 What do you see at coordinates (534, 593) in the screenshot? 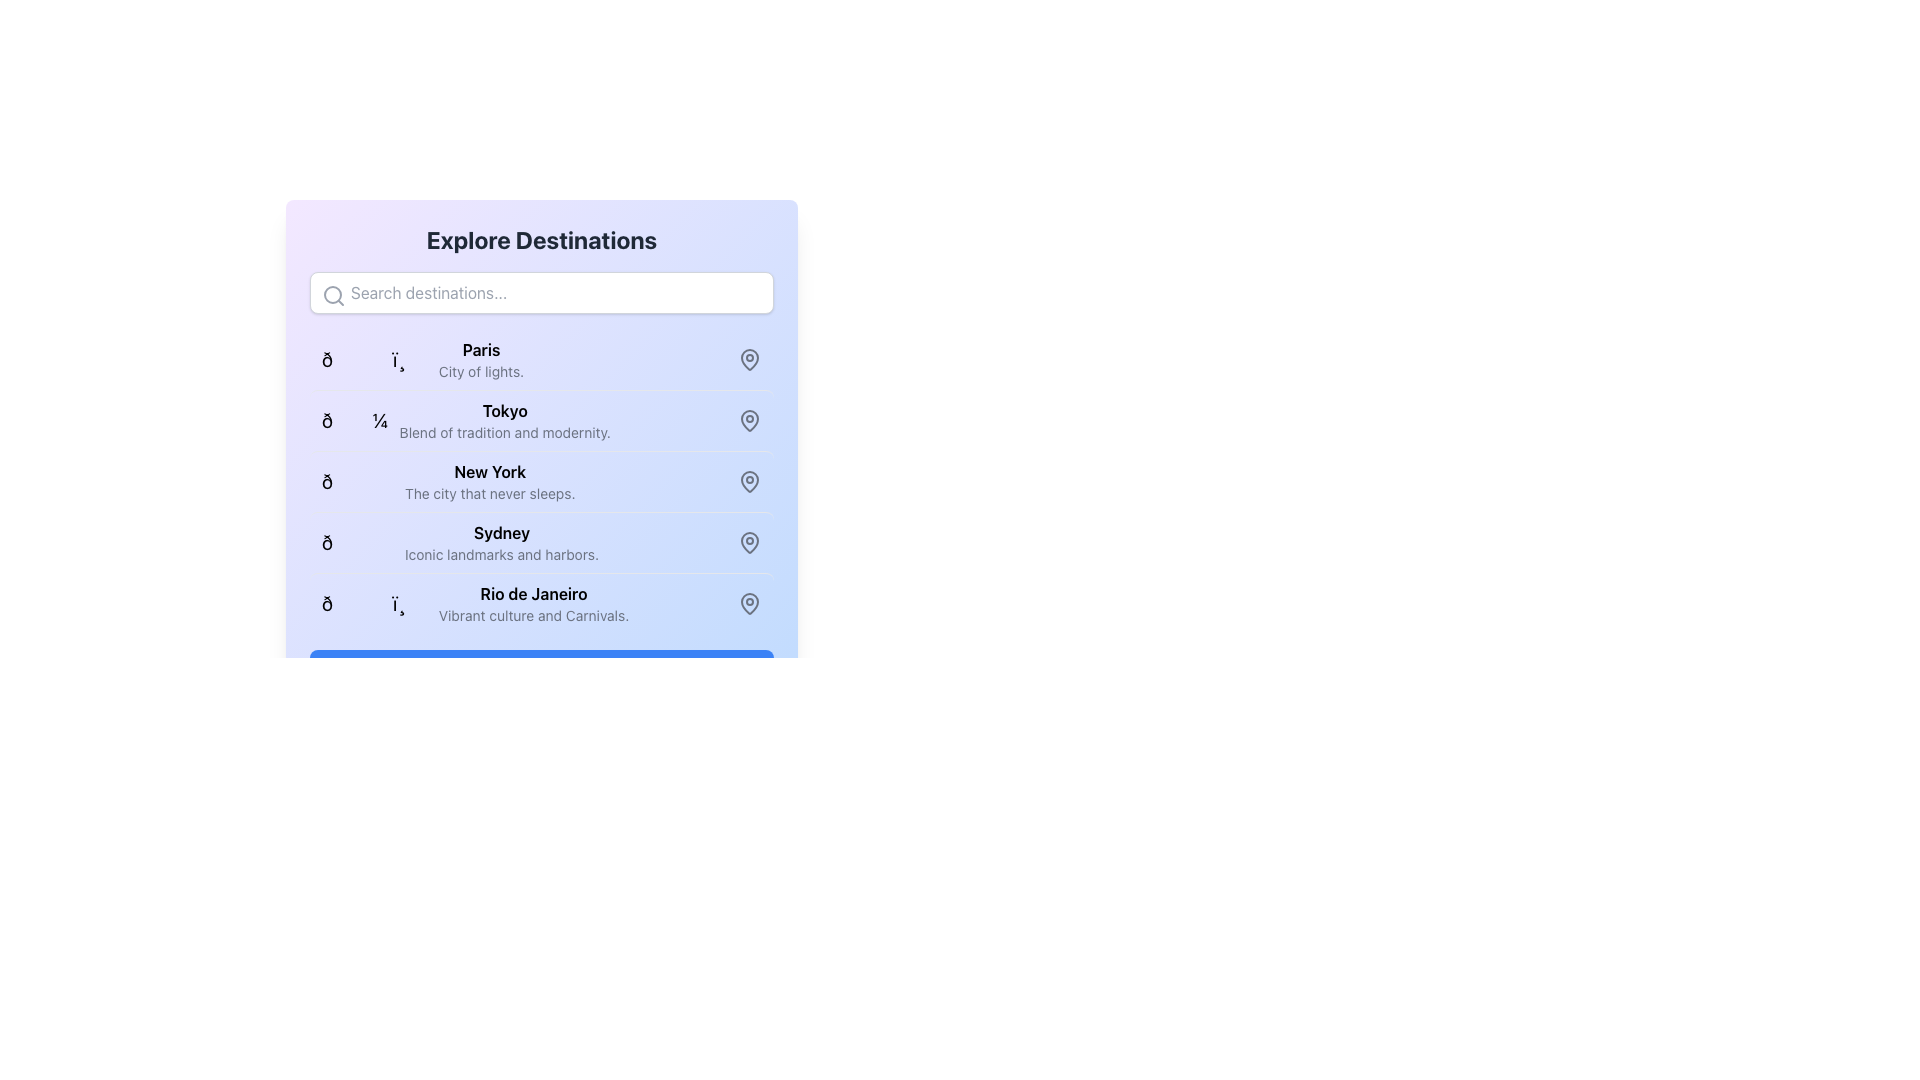
I see `the text label 'Rio de Janeiro' which is located in the fifth item of a vertical list of destinations, above 'Vibrant culture and Carnivals.' and below 'Sydney'` at bounding box center [534, 593].